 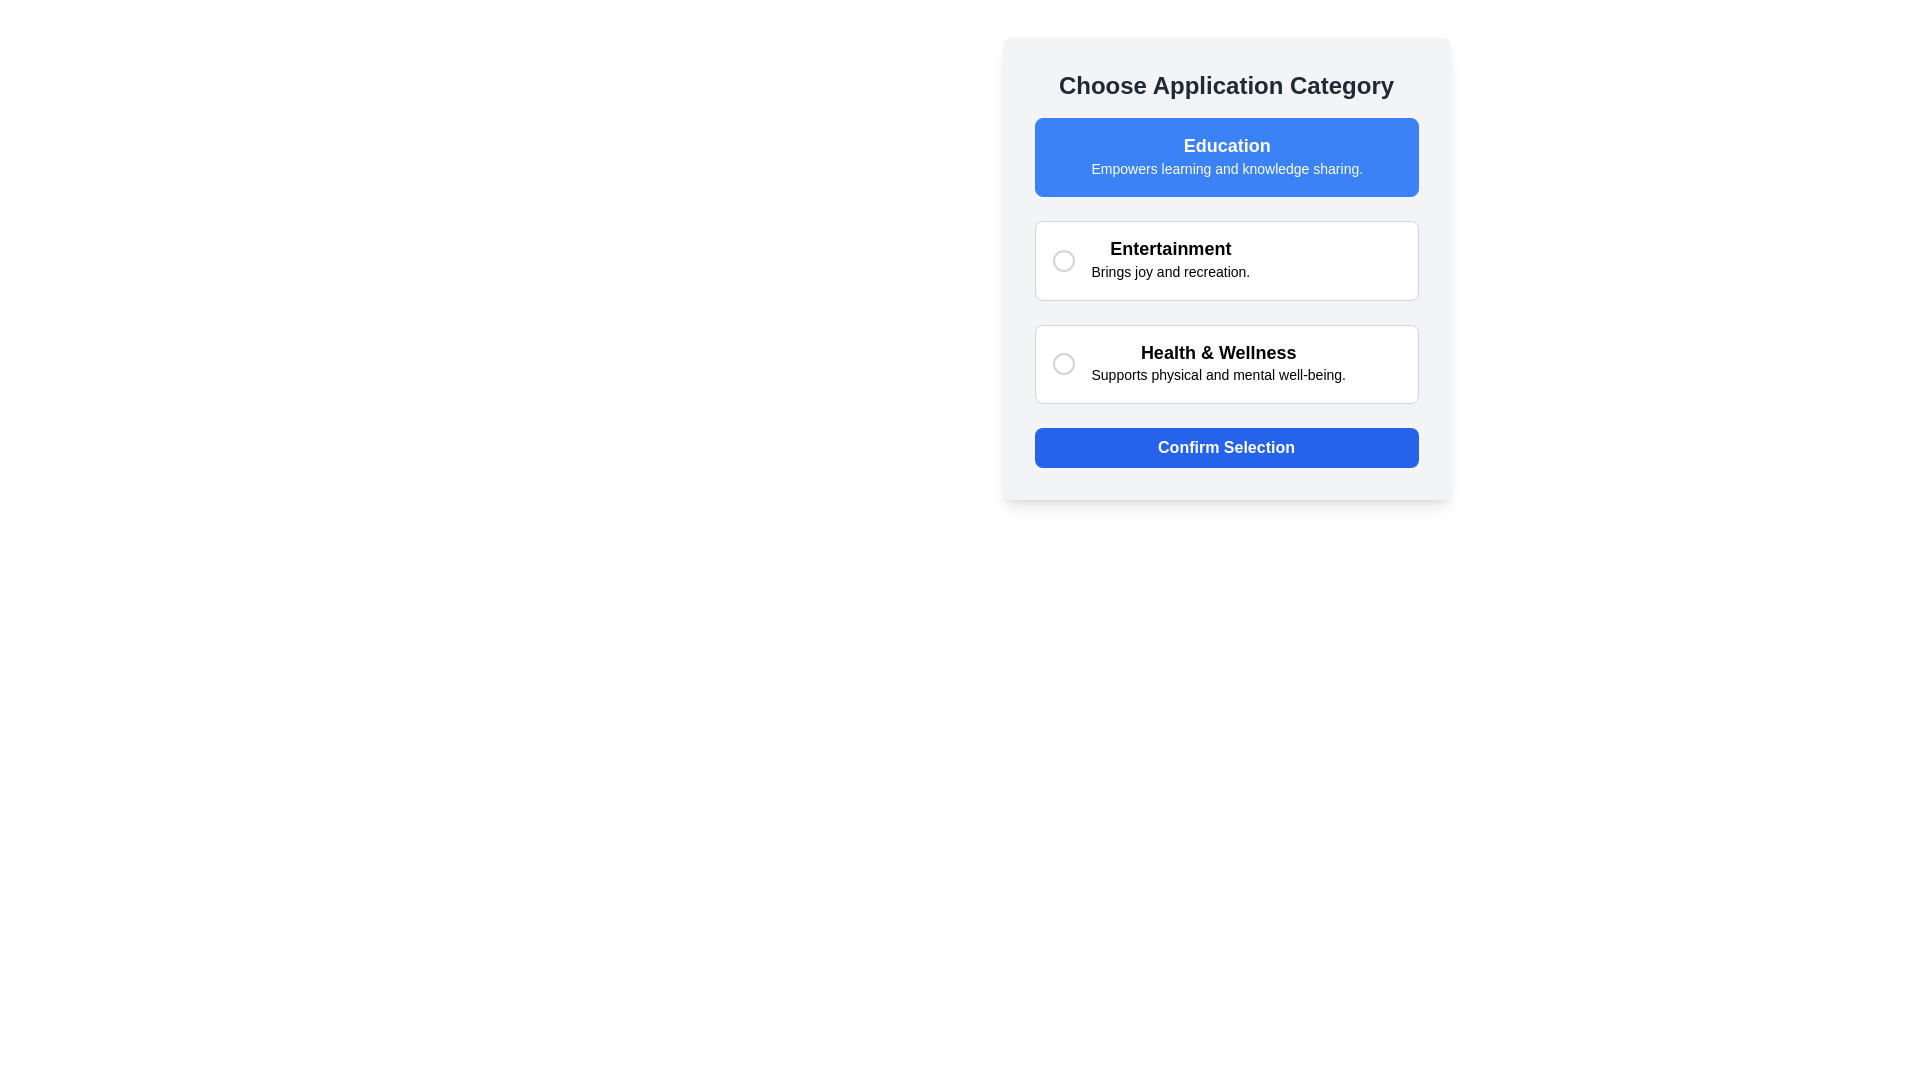 I want to click on the circular radio button icon outlined in light gray, located at the top-left corner of the 'Entertainment' selection card, adjacent to the heading label 'Entertainment', so click(x=1062, y=259).